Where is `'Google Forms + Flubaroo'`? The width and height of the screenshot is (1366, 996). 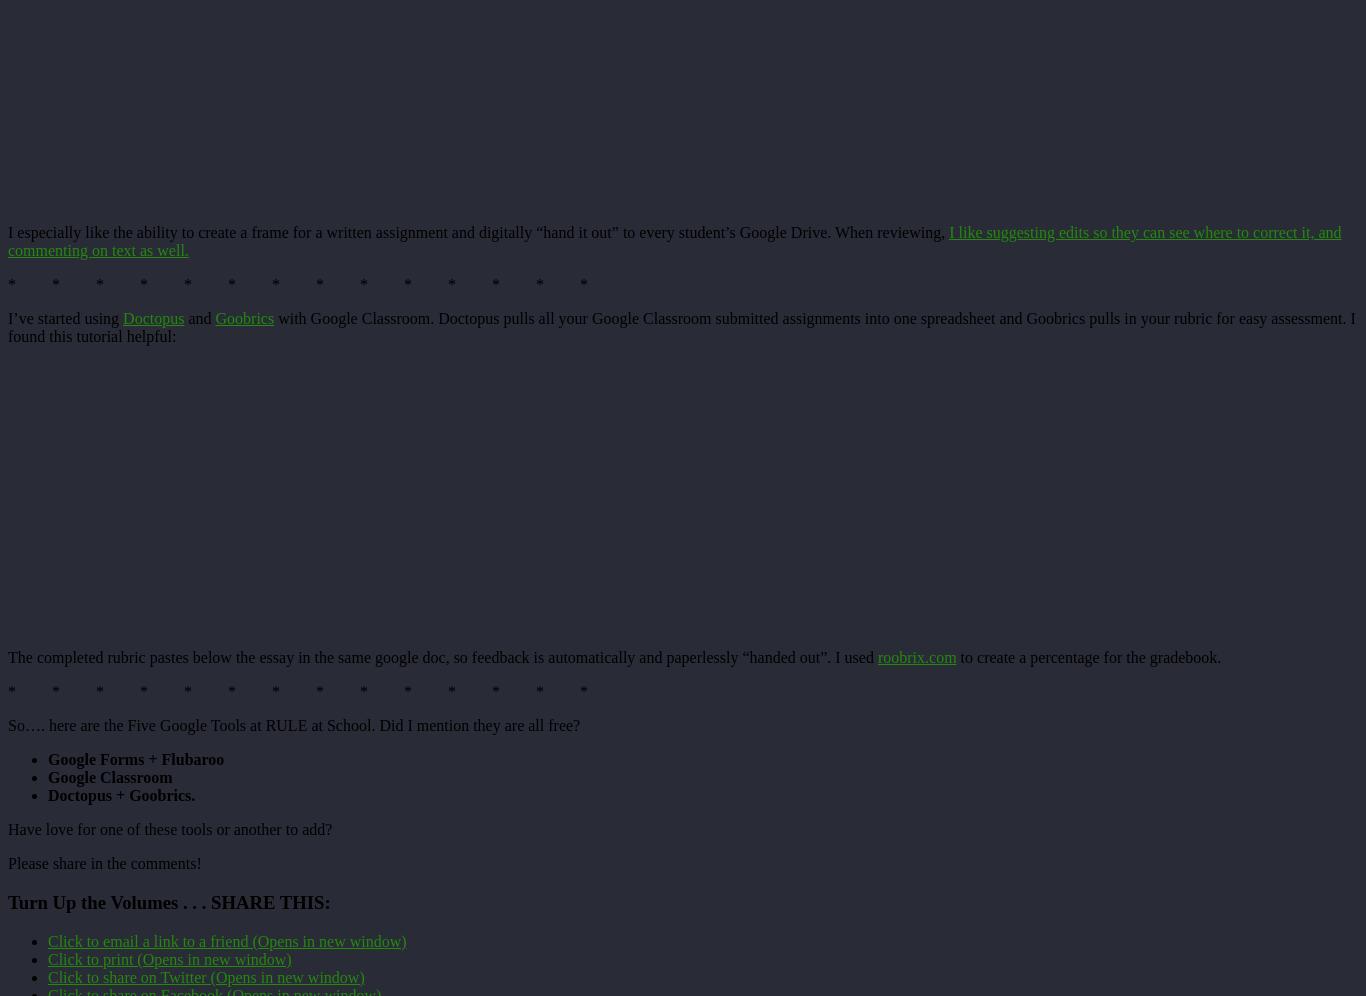
'Google Forms + Flubaroo' is located at coordinates (135, 759).